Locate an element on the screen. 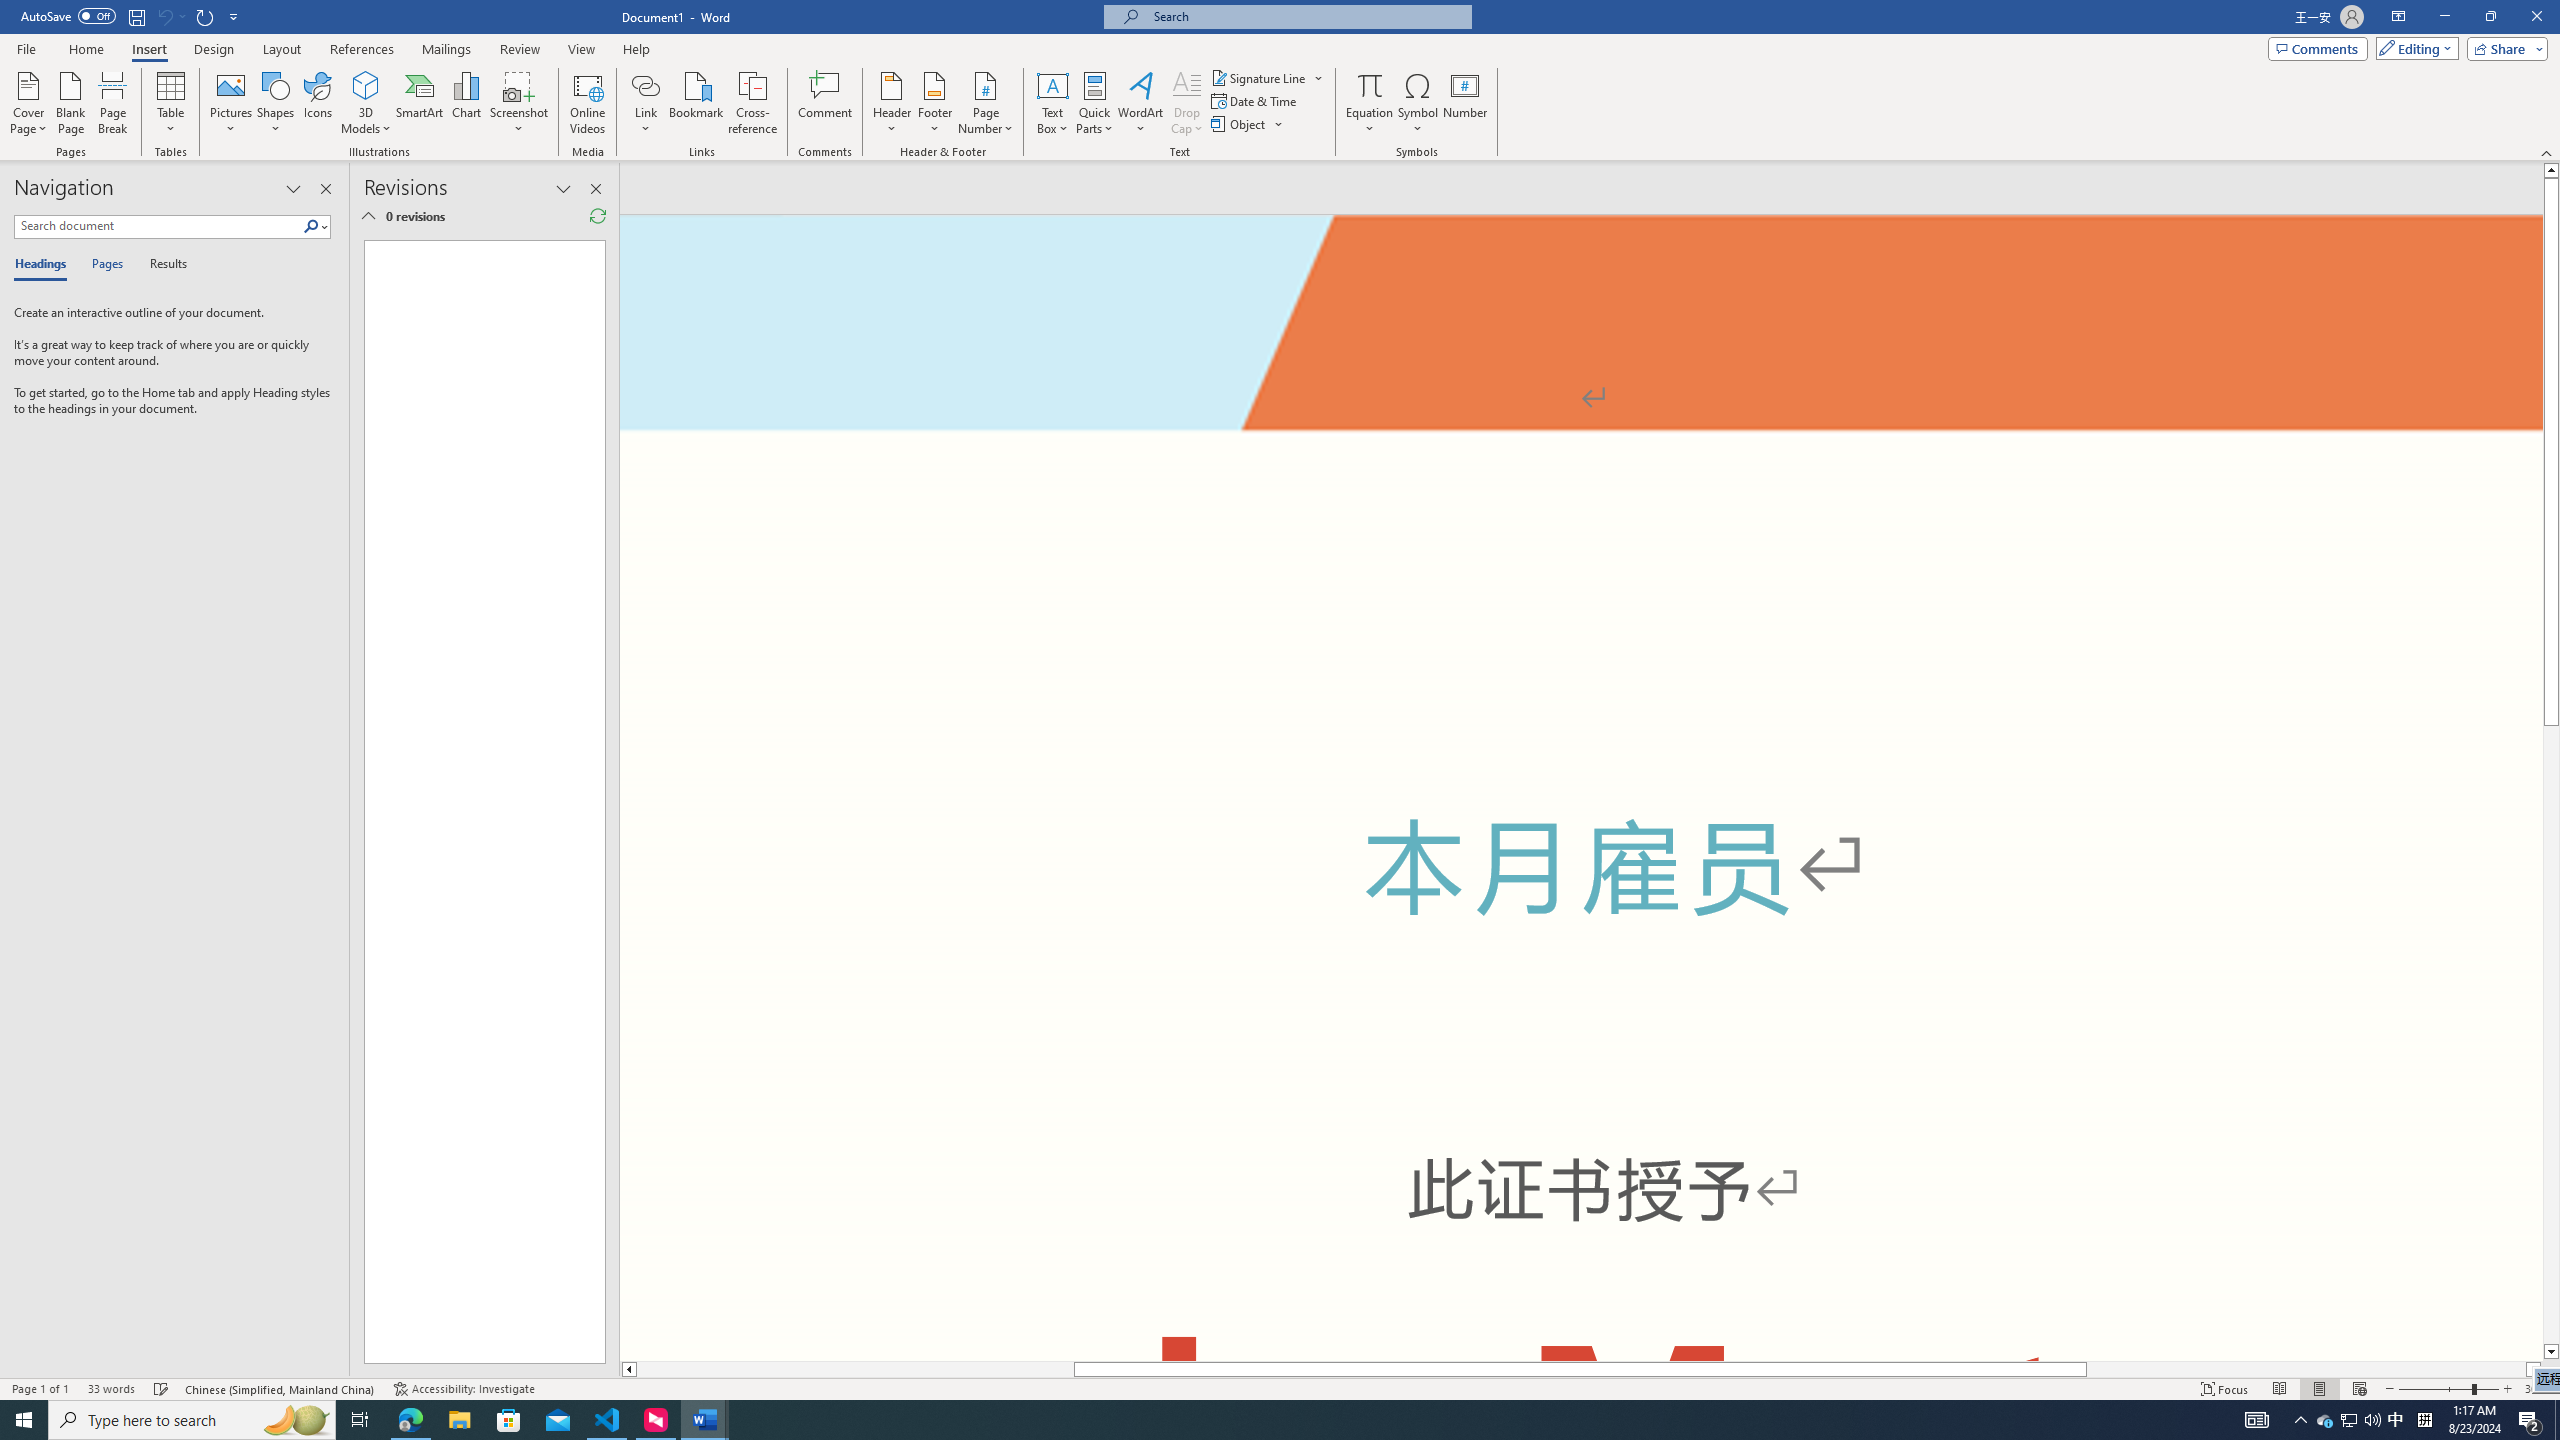 This screenshot has width=2560, height=1440. 'Page Break' is located at coordinates (111, 103).